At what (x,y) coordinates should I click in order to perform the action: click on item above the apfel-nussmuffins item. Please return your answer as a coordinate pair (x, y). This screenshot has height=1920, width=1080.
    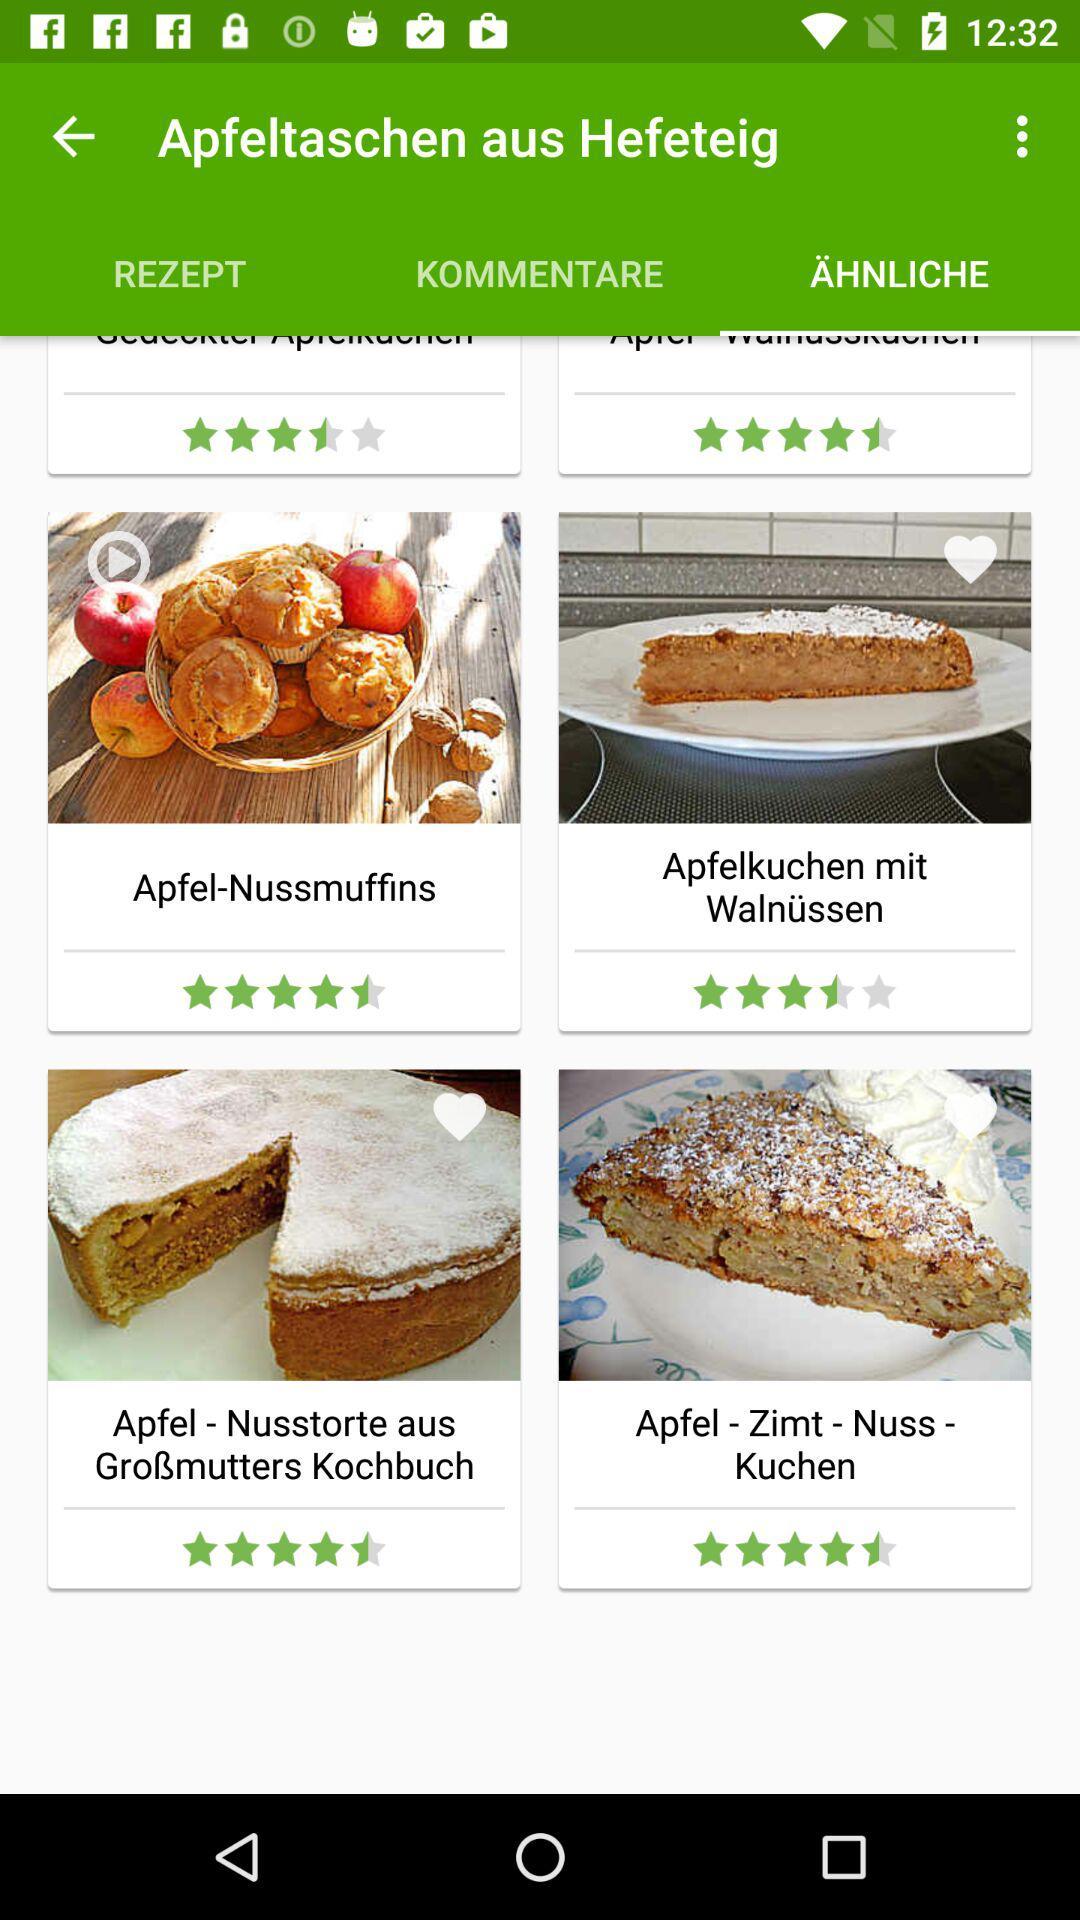
    Looking at the image, I should click on (459, 559).